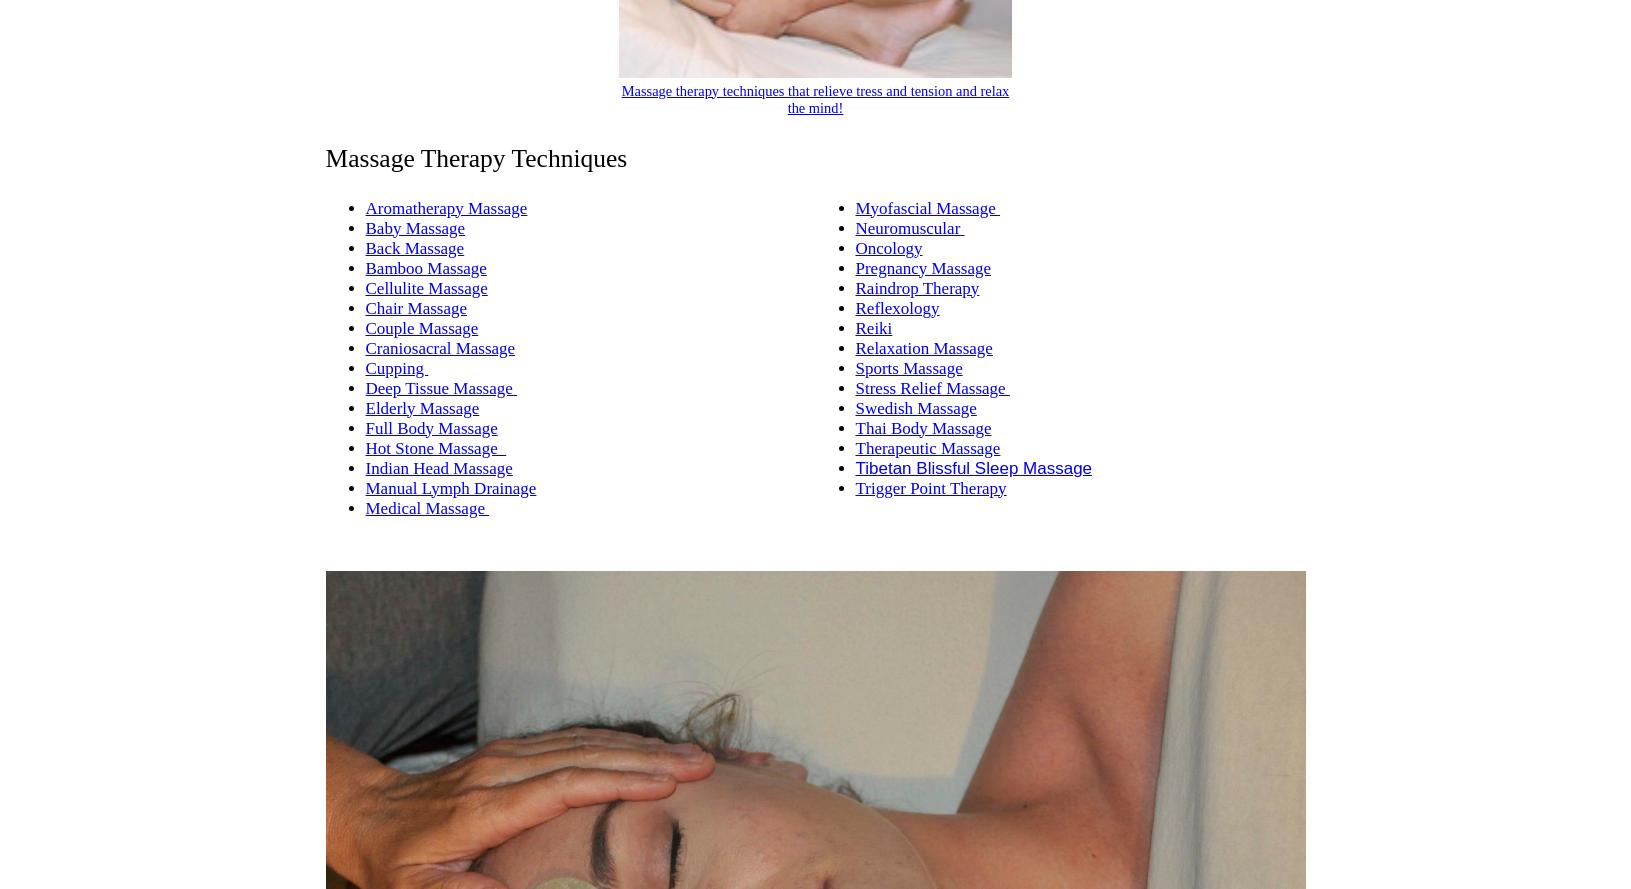 The image size is (1631, 889). Describe the element at coordinates (909, 226) in the screenshot. I see `'Neuromuscular'` at that location.